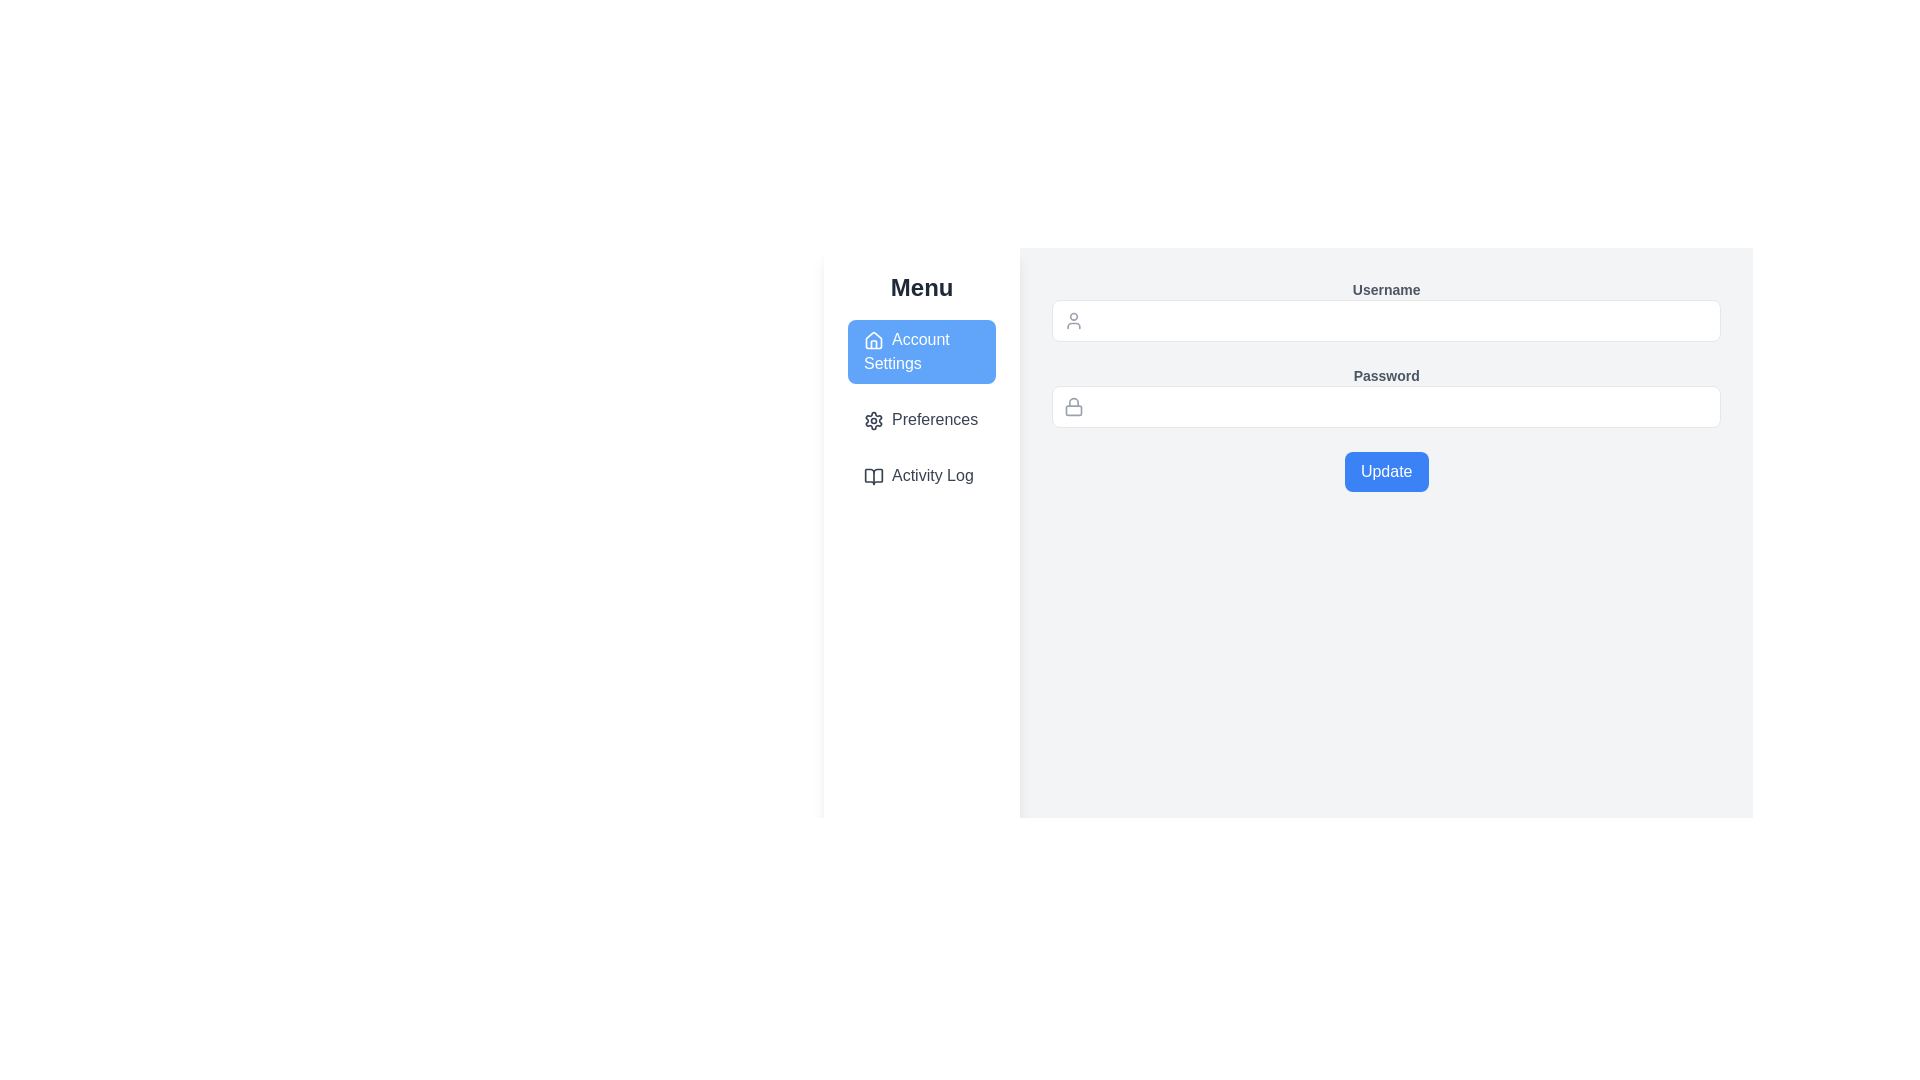 The height and width of the screenshot is (1080, 1920). What do you see at coordinates (873, 419) in the screenshot?
I see `the gear icon in the sidebar menu` at bounding box center [873, 419].